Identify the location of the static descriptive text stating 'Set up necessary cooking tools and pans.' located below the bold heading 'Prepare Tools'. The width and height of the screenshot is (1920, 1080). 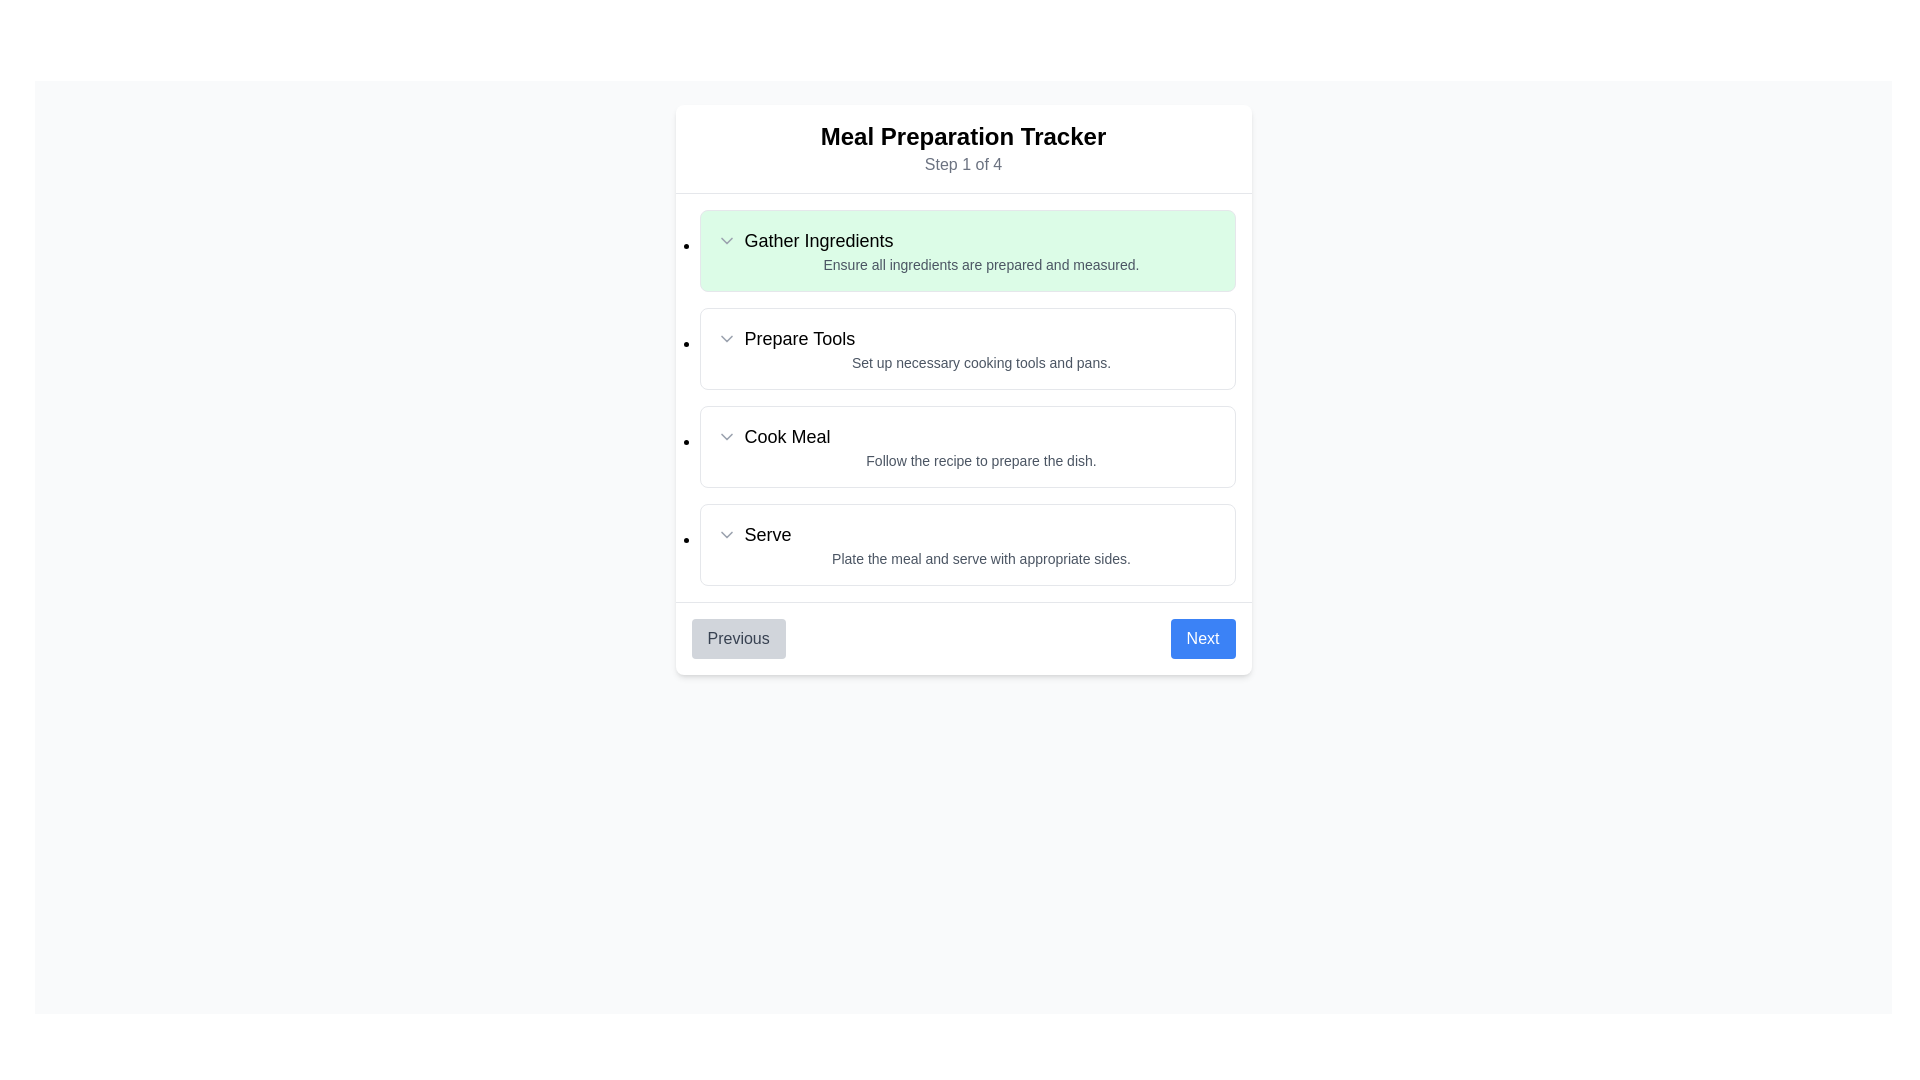
(981, 362).